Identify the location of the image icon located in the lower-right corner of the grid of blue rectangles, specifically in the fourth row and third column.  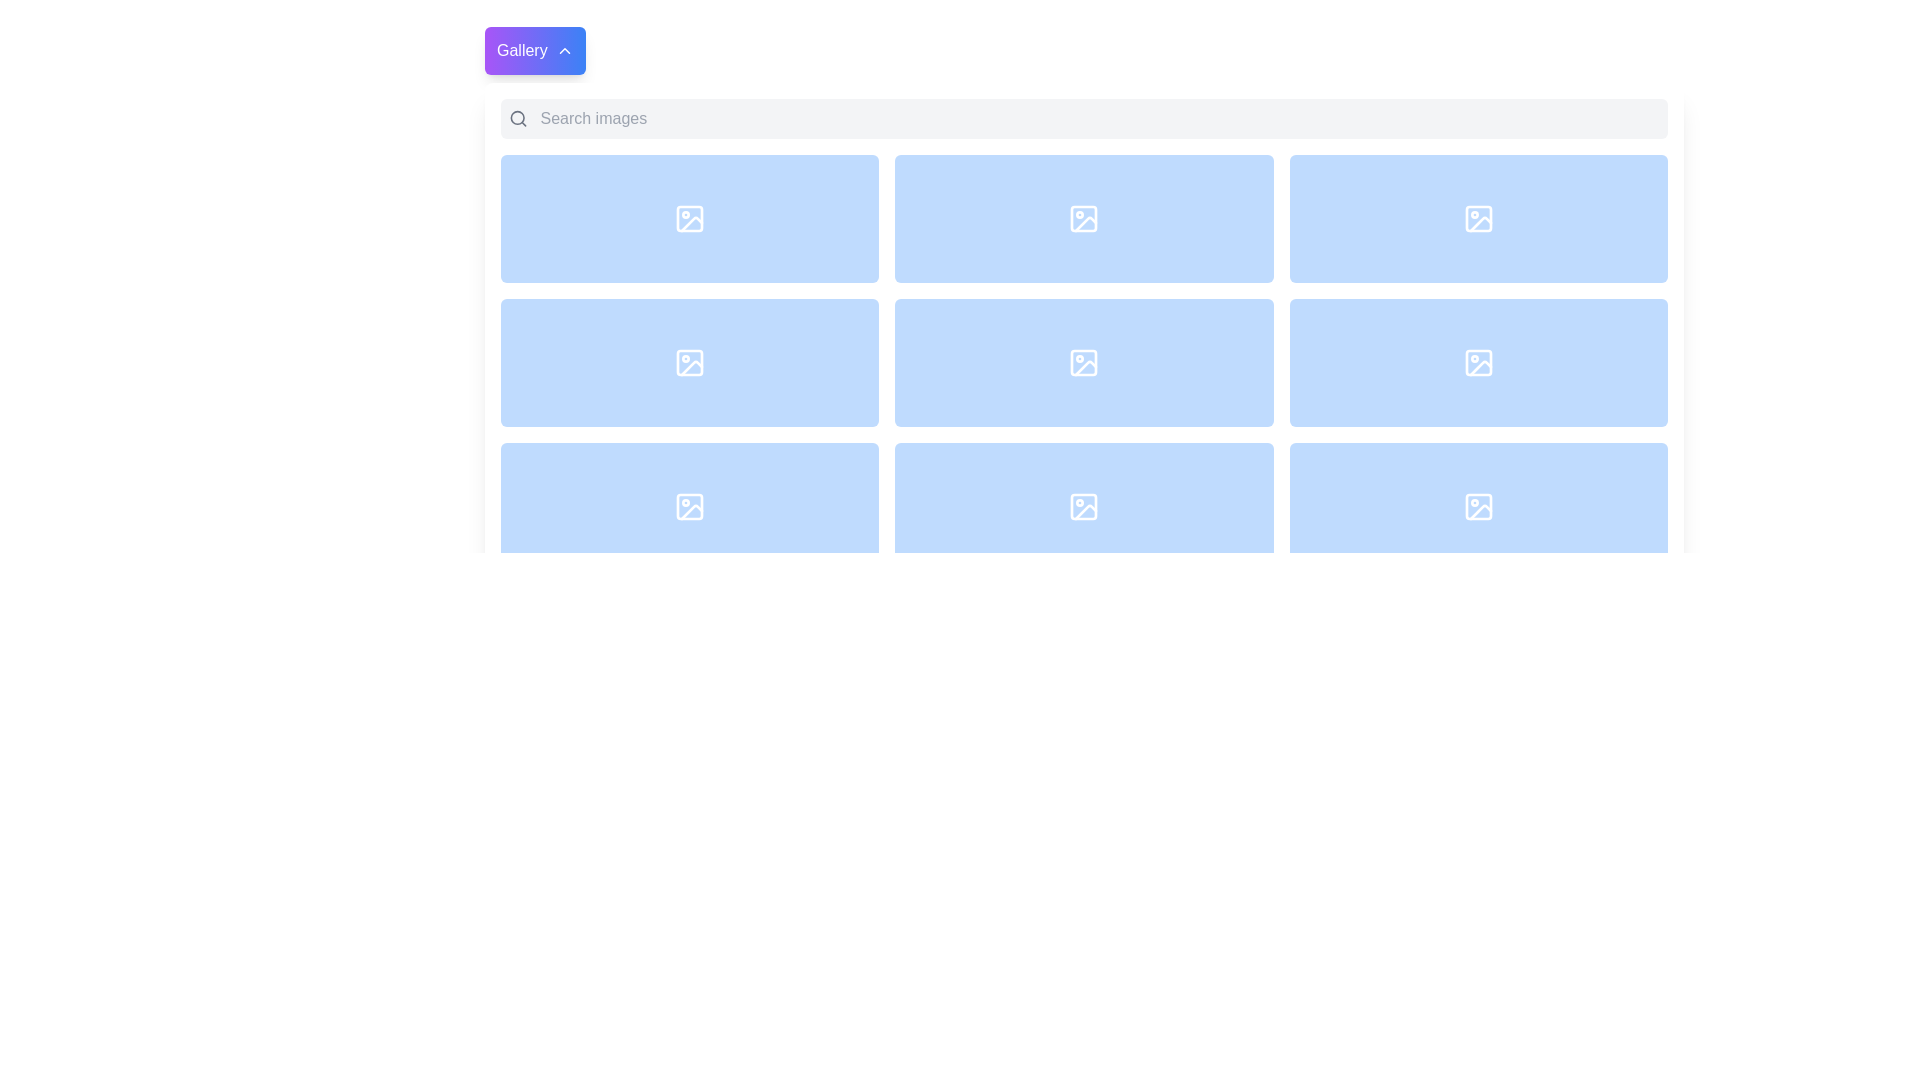
(1478, 505).